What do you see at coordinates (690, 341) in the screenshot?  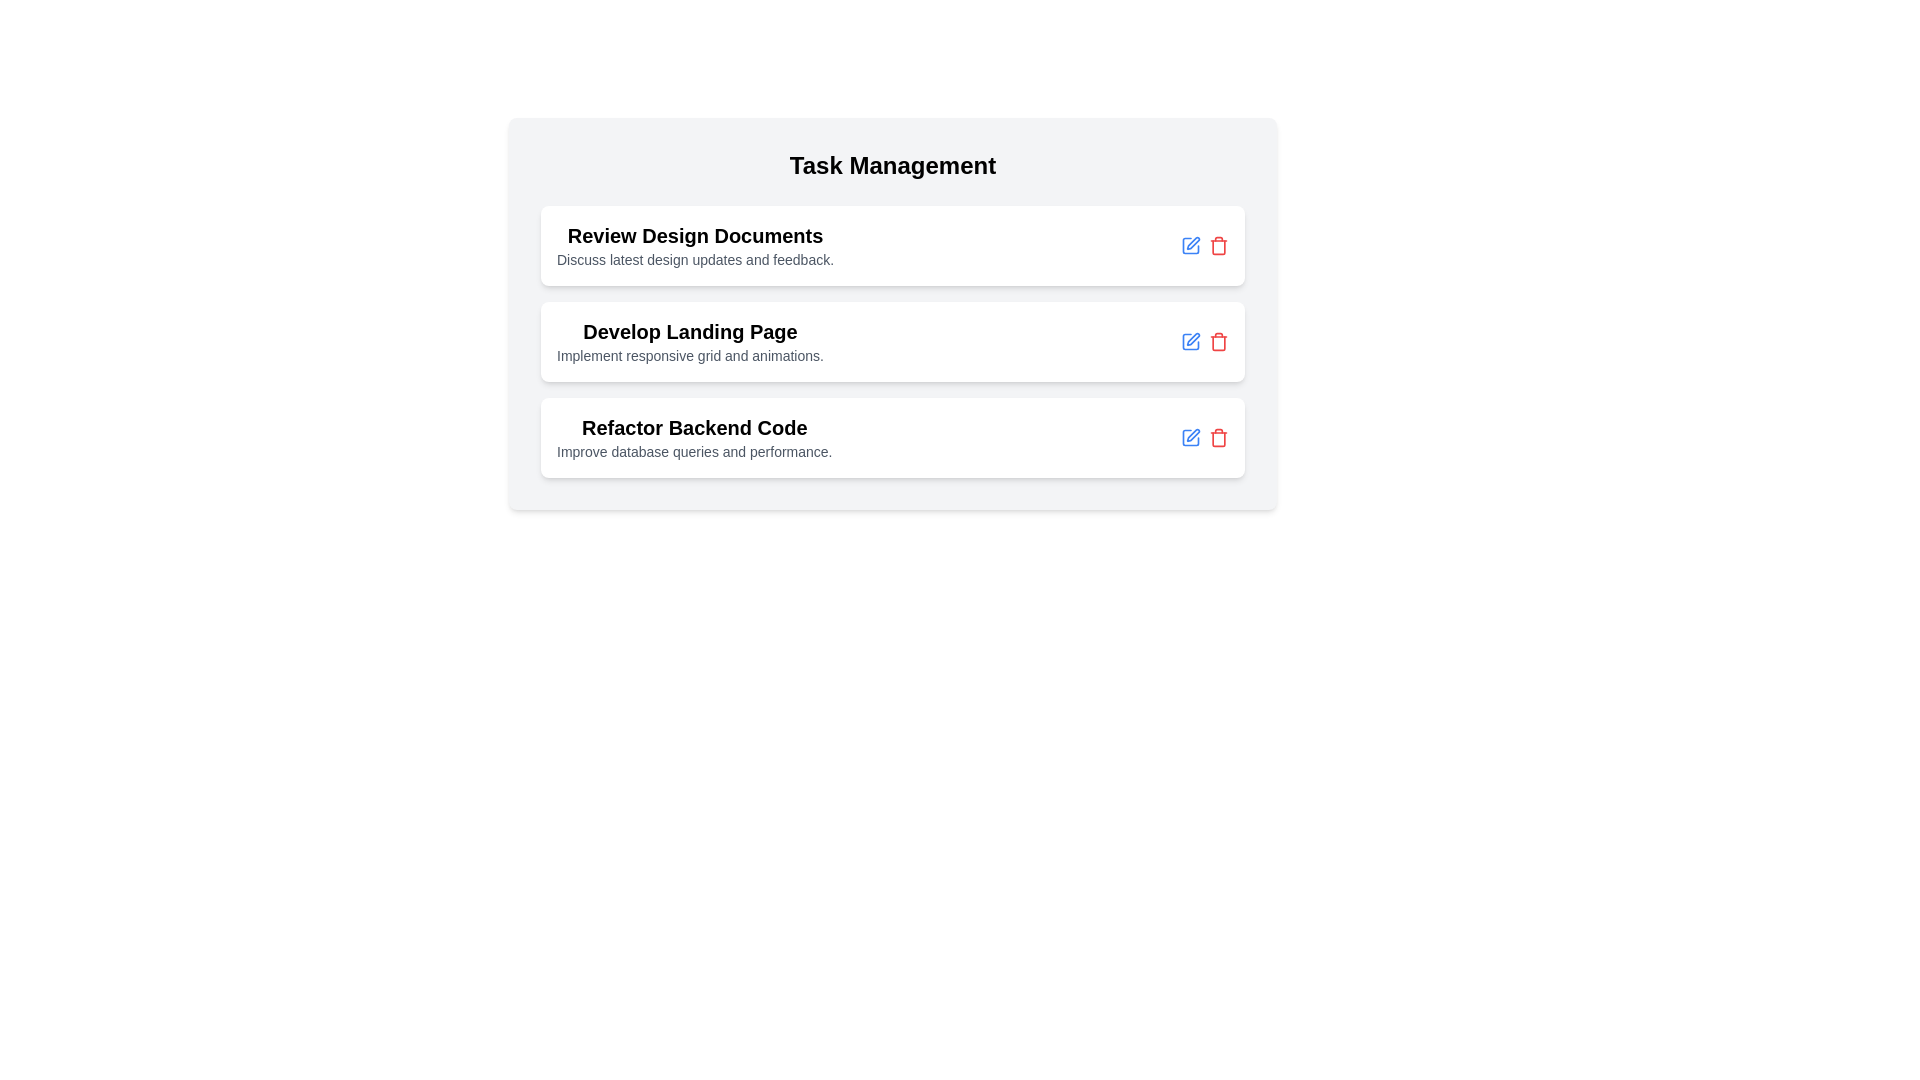 I see `the task item in the task manager interface that has a title and description, located between 'Review Design Documents' and 'Refactor Backend Code'` at bounding box center [690, 341].